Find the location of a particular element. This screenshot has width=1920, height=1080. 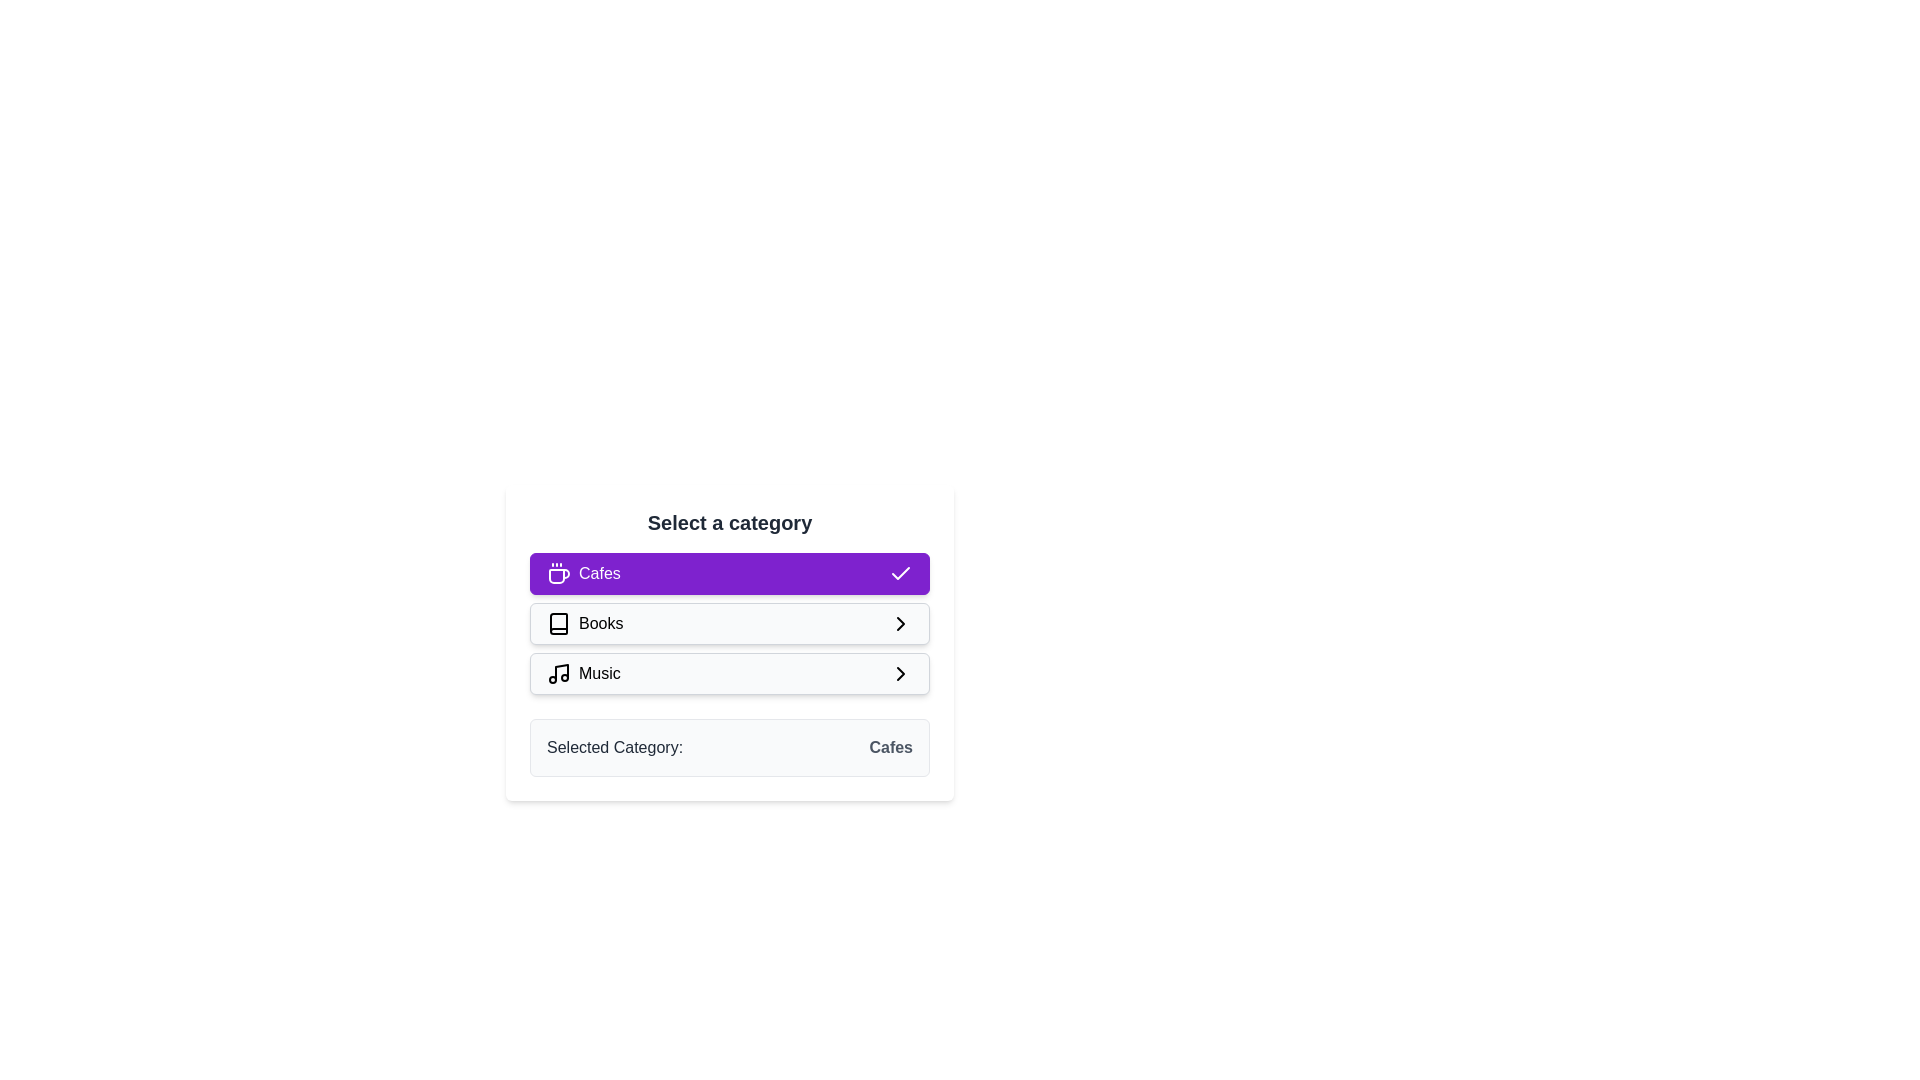

the right-facing chevron icon located to the right of the 'Books' option in the interactive list interface is located at coordinates (900, 623).